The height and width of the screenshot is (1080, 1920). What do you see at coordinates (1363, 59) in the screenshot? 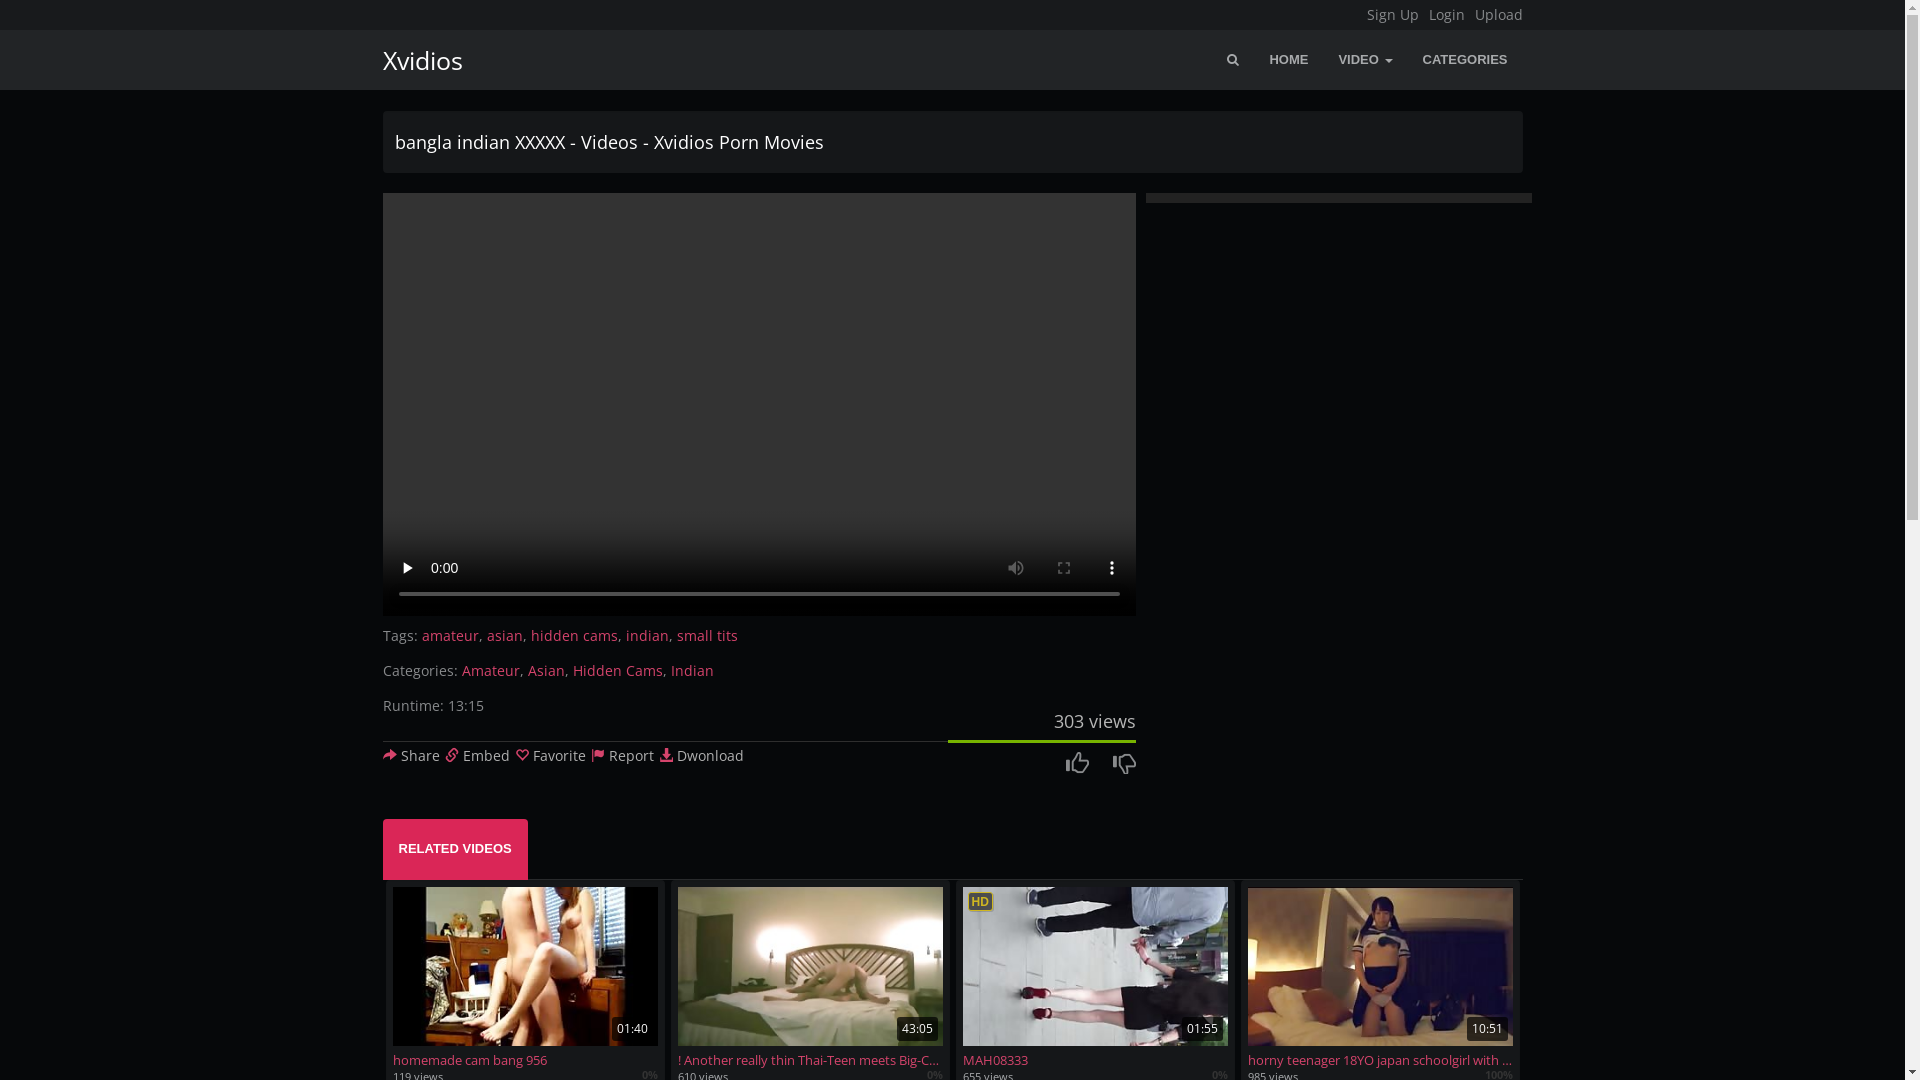
I see `'VIDEO'` at bounding box center [1363, 59].